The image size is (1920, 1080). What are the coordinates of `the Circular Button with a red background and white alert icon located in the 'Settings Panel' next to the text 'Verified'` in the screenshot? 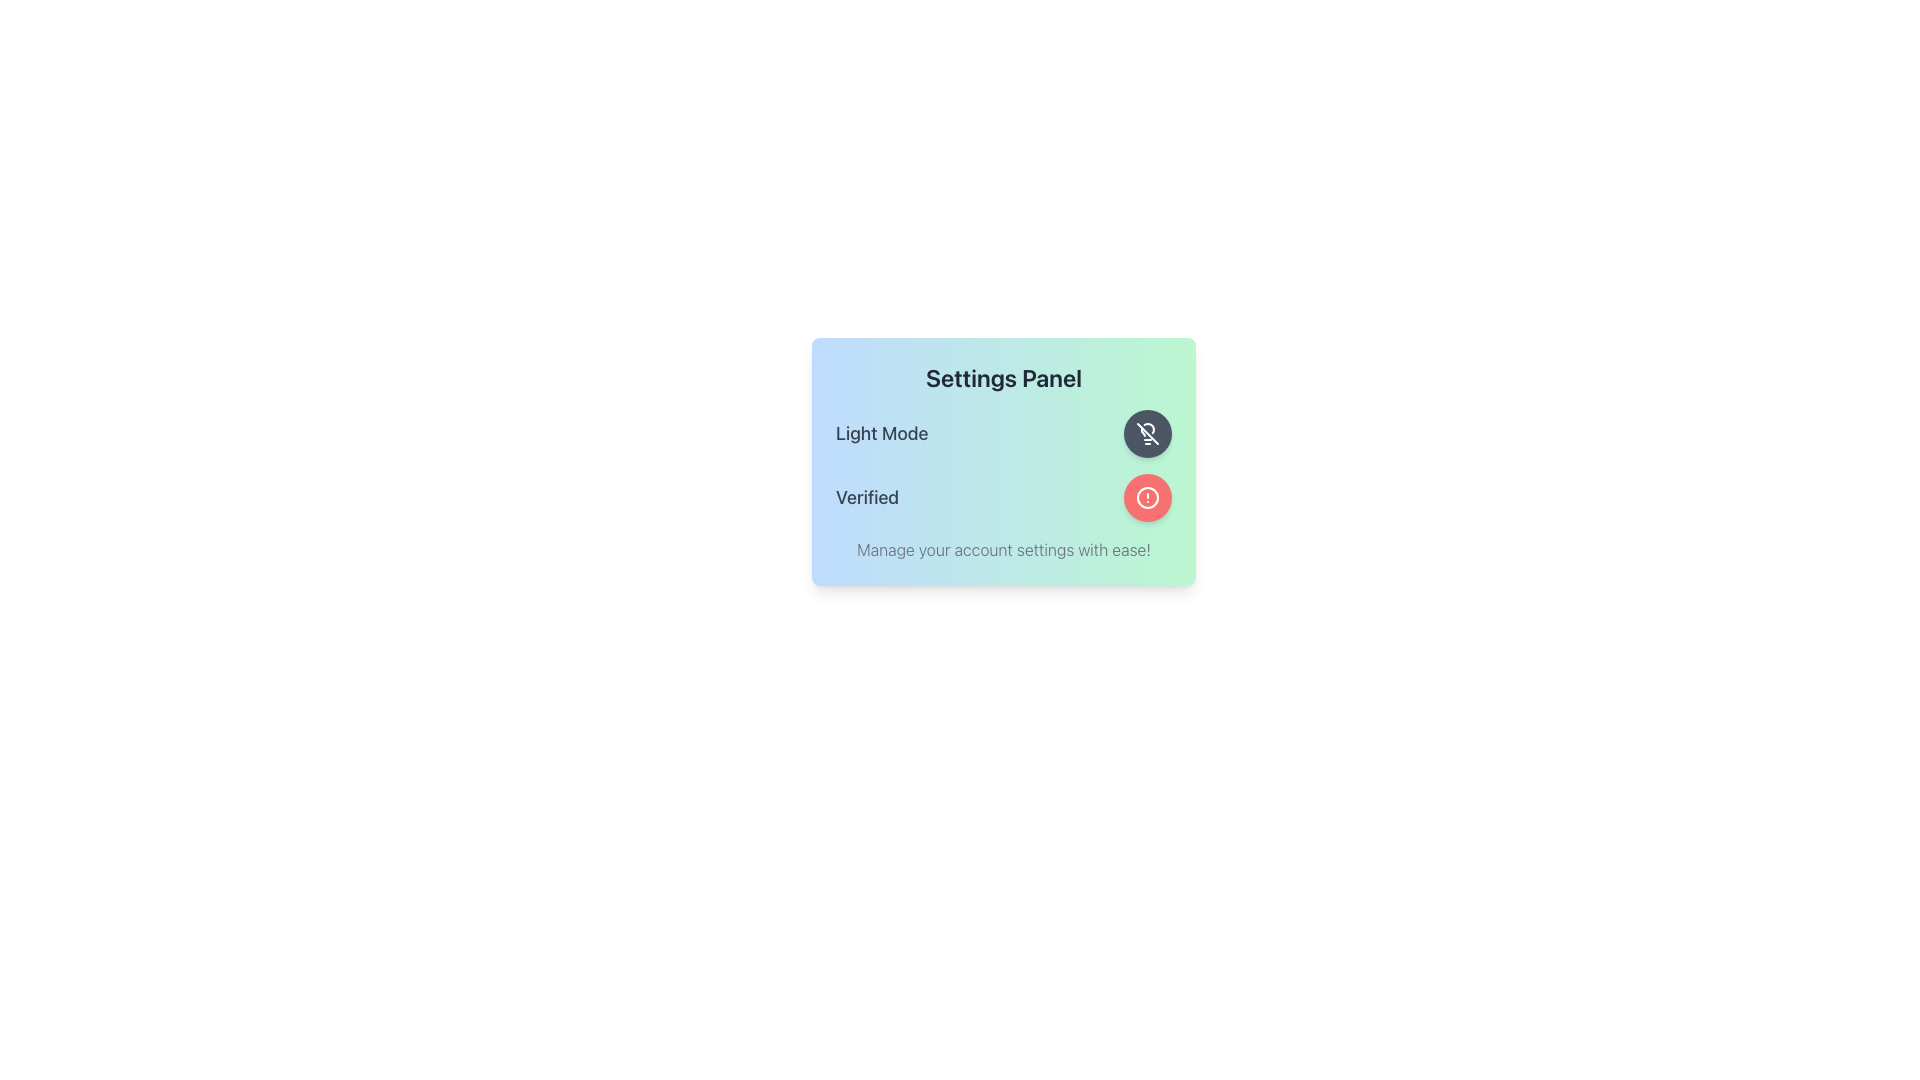 It's located at (1147, 496).